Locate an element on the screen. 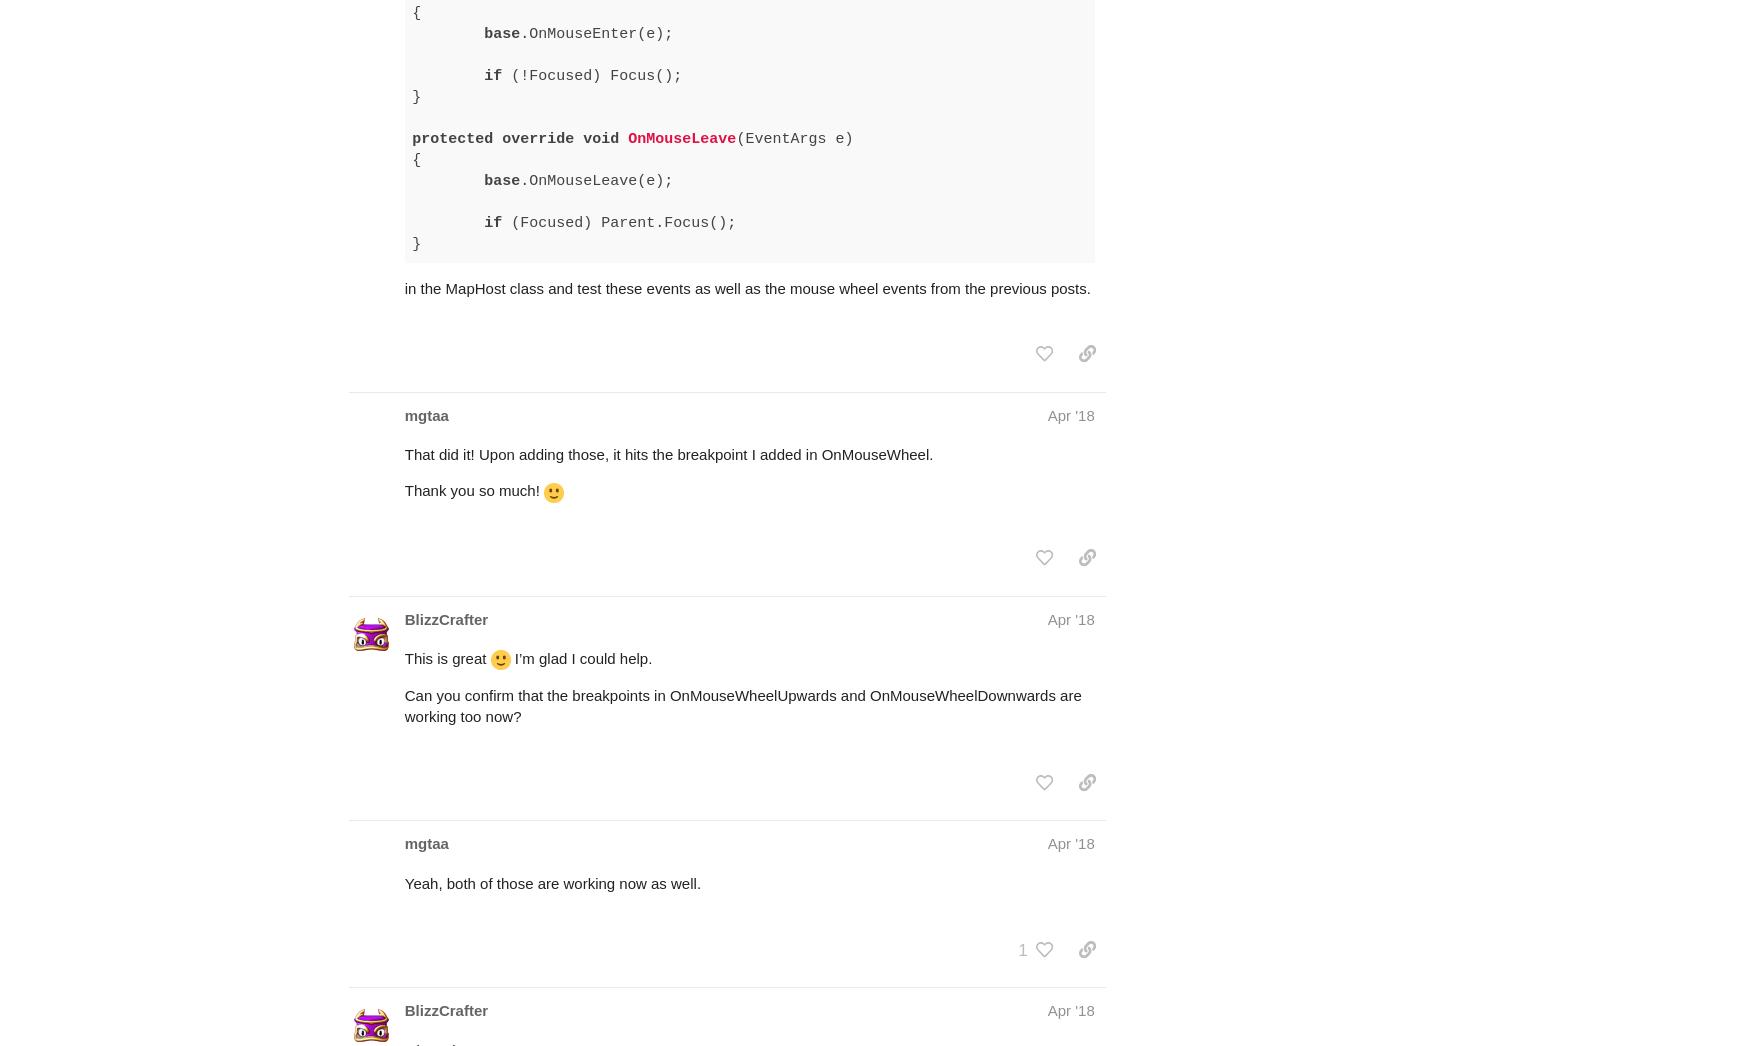 Image resolution: width=1750 pixels, height=1046 pixels. 'I’m glad I could help.' is located at coordinates (581, 580).